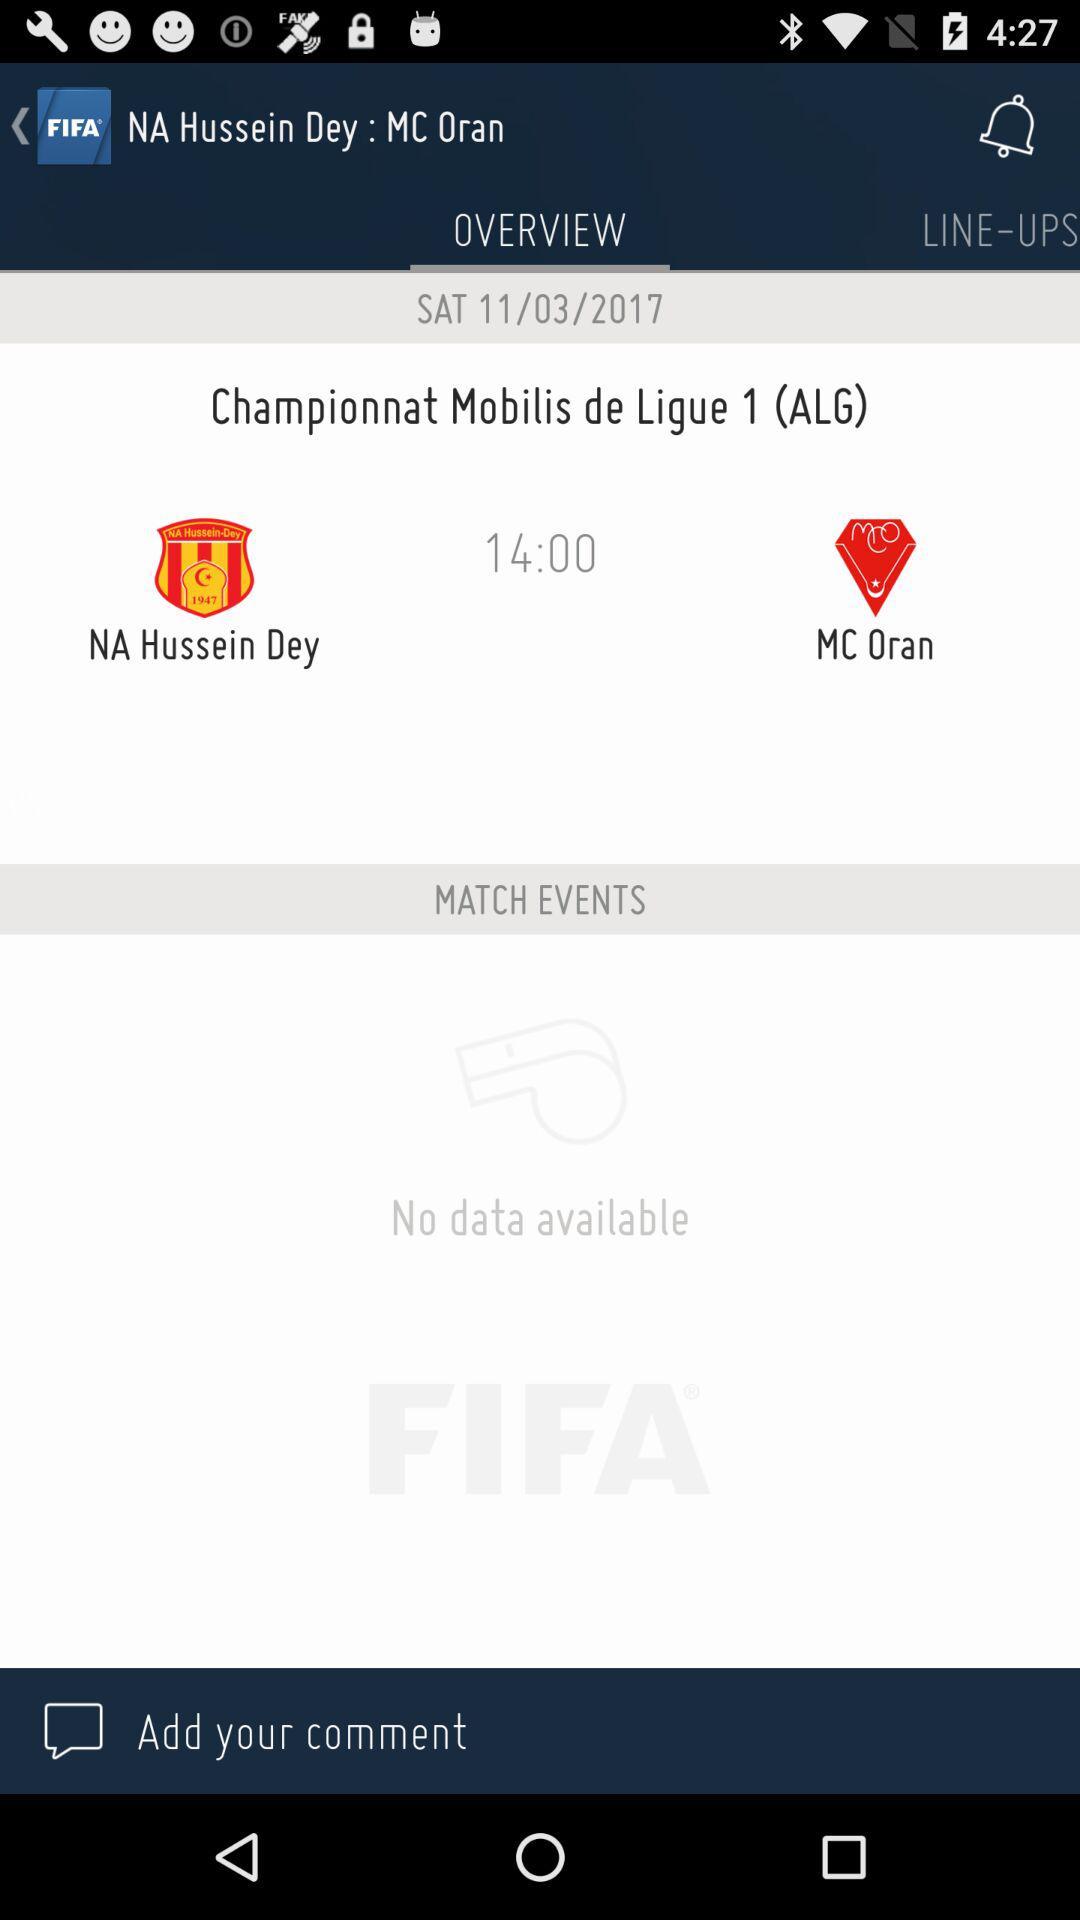  What do you see at coordinates (204, 566) in the screenshot?
I see `the icon above text na hussein dey` at bounding box center [204, 566].